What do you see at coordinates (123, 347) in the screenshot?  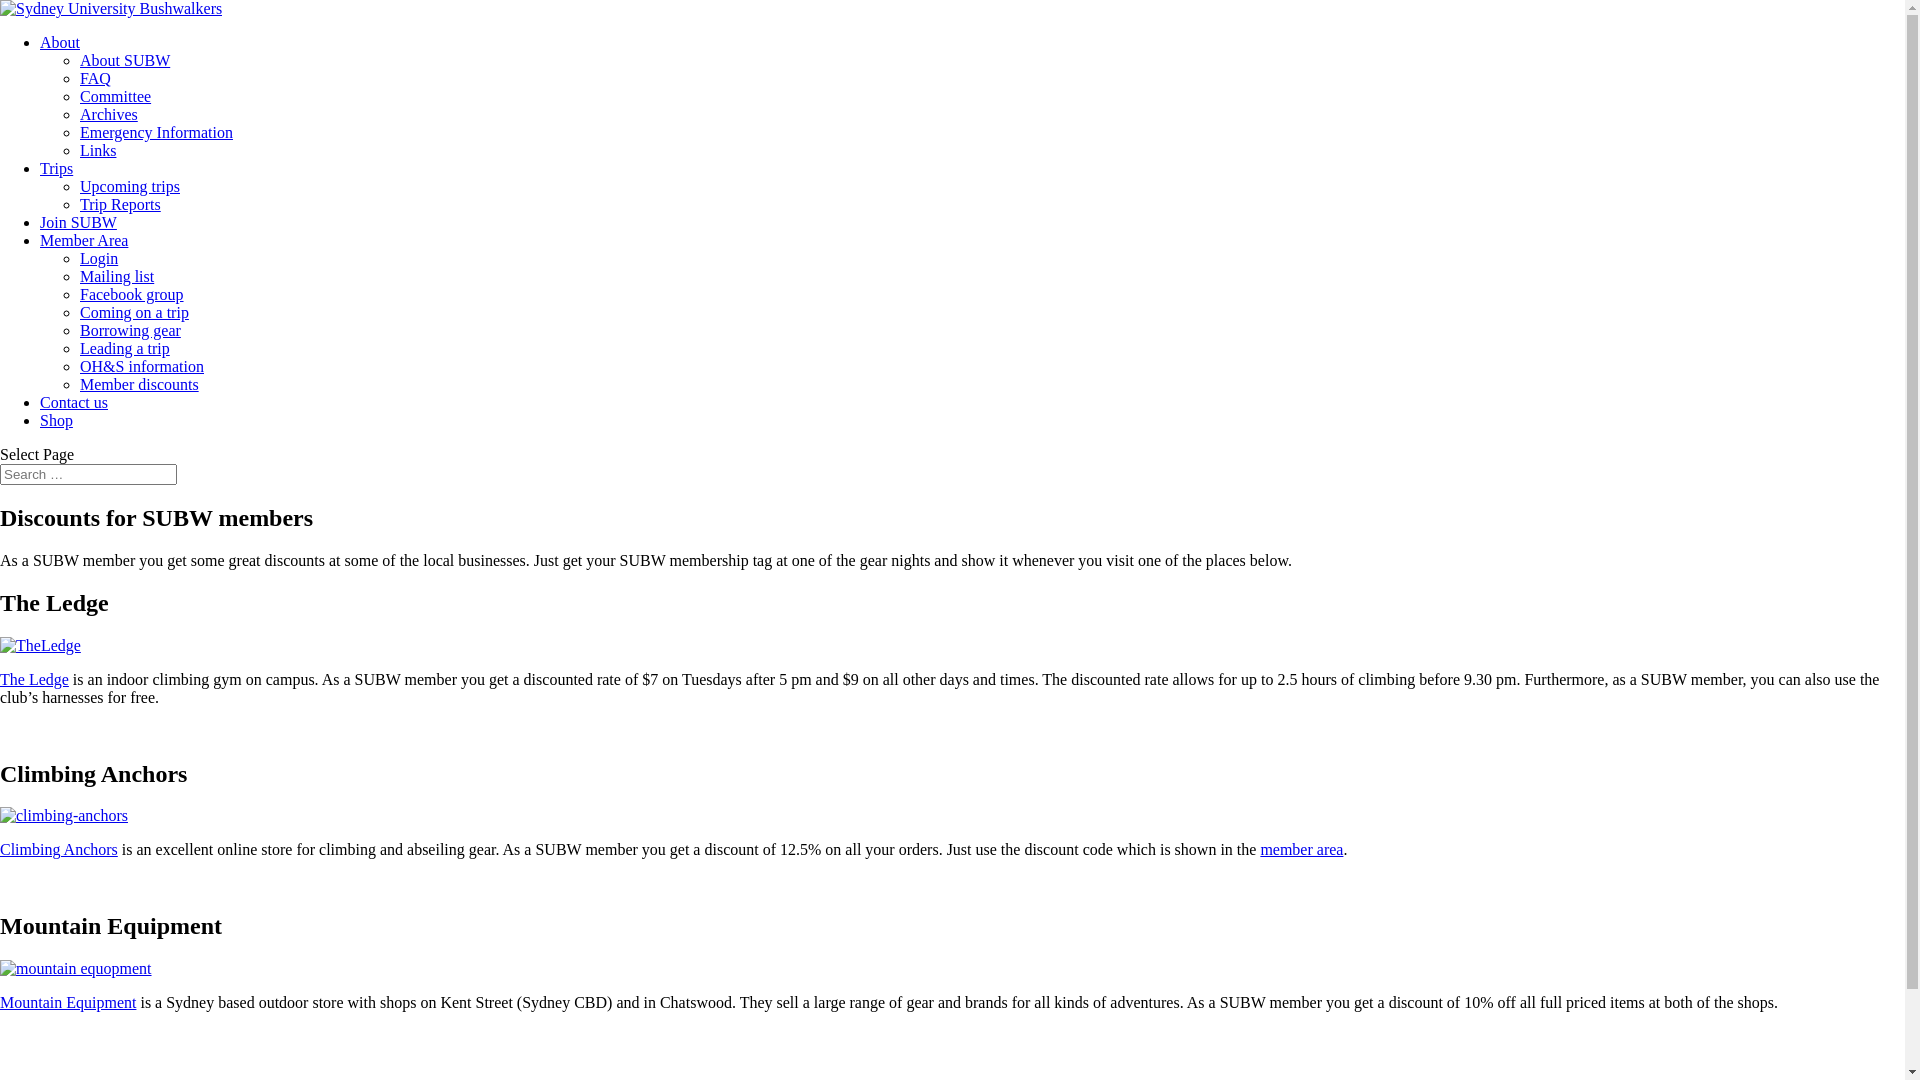 I see `'Leading a trip'` at bounding box center [123, 347].